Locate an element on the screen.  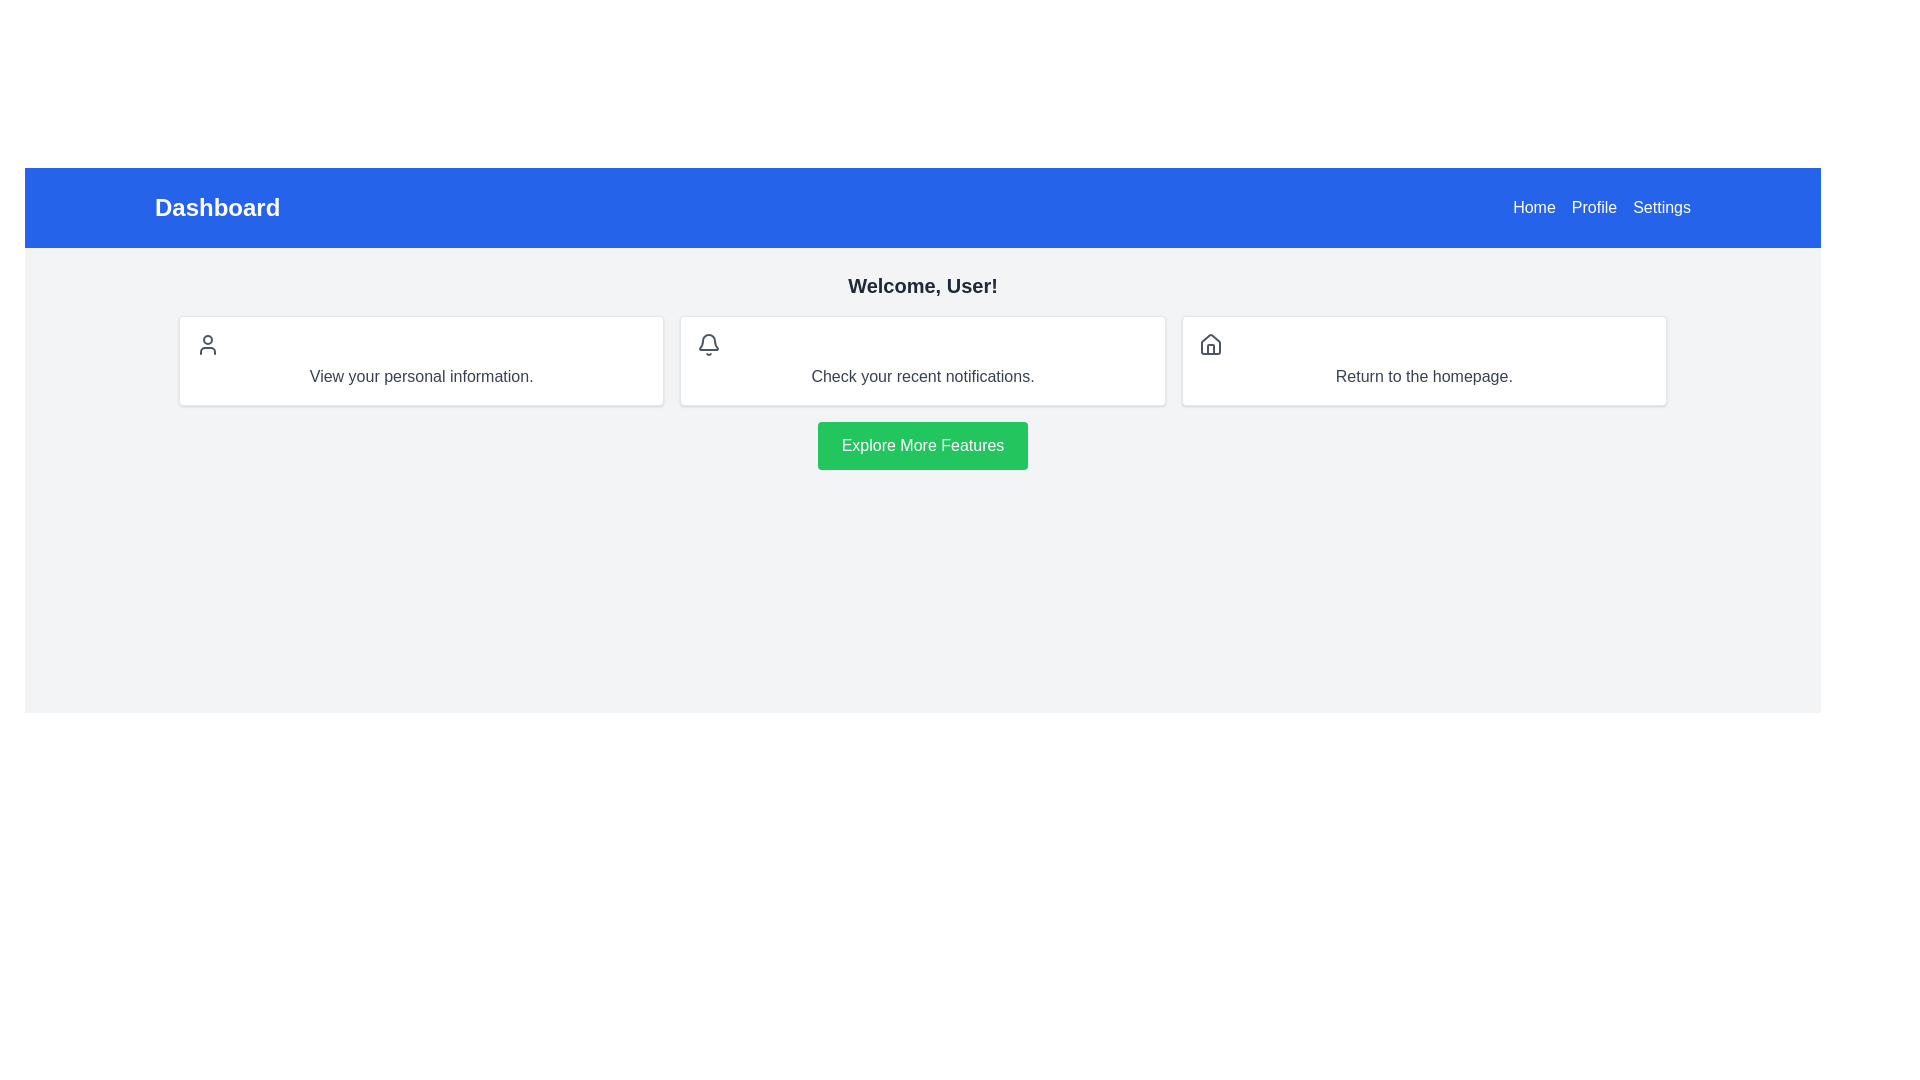
the text label that says 'Check your recent notifications.' which is located in the middle card of a three-card layout, below the header 'Welcome, User!' and to the right of a bell icon is located at coordinates (921, 377).